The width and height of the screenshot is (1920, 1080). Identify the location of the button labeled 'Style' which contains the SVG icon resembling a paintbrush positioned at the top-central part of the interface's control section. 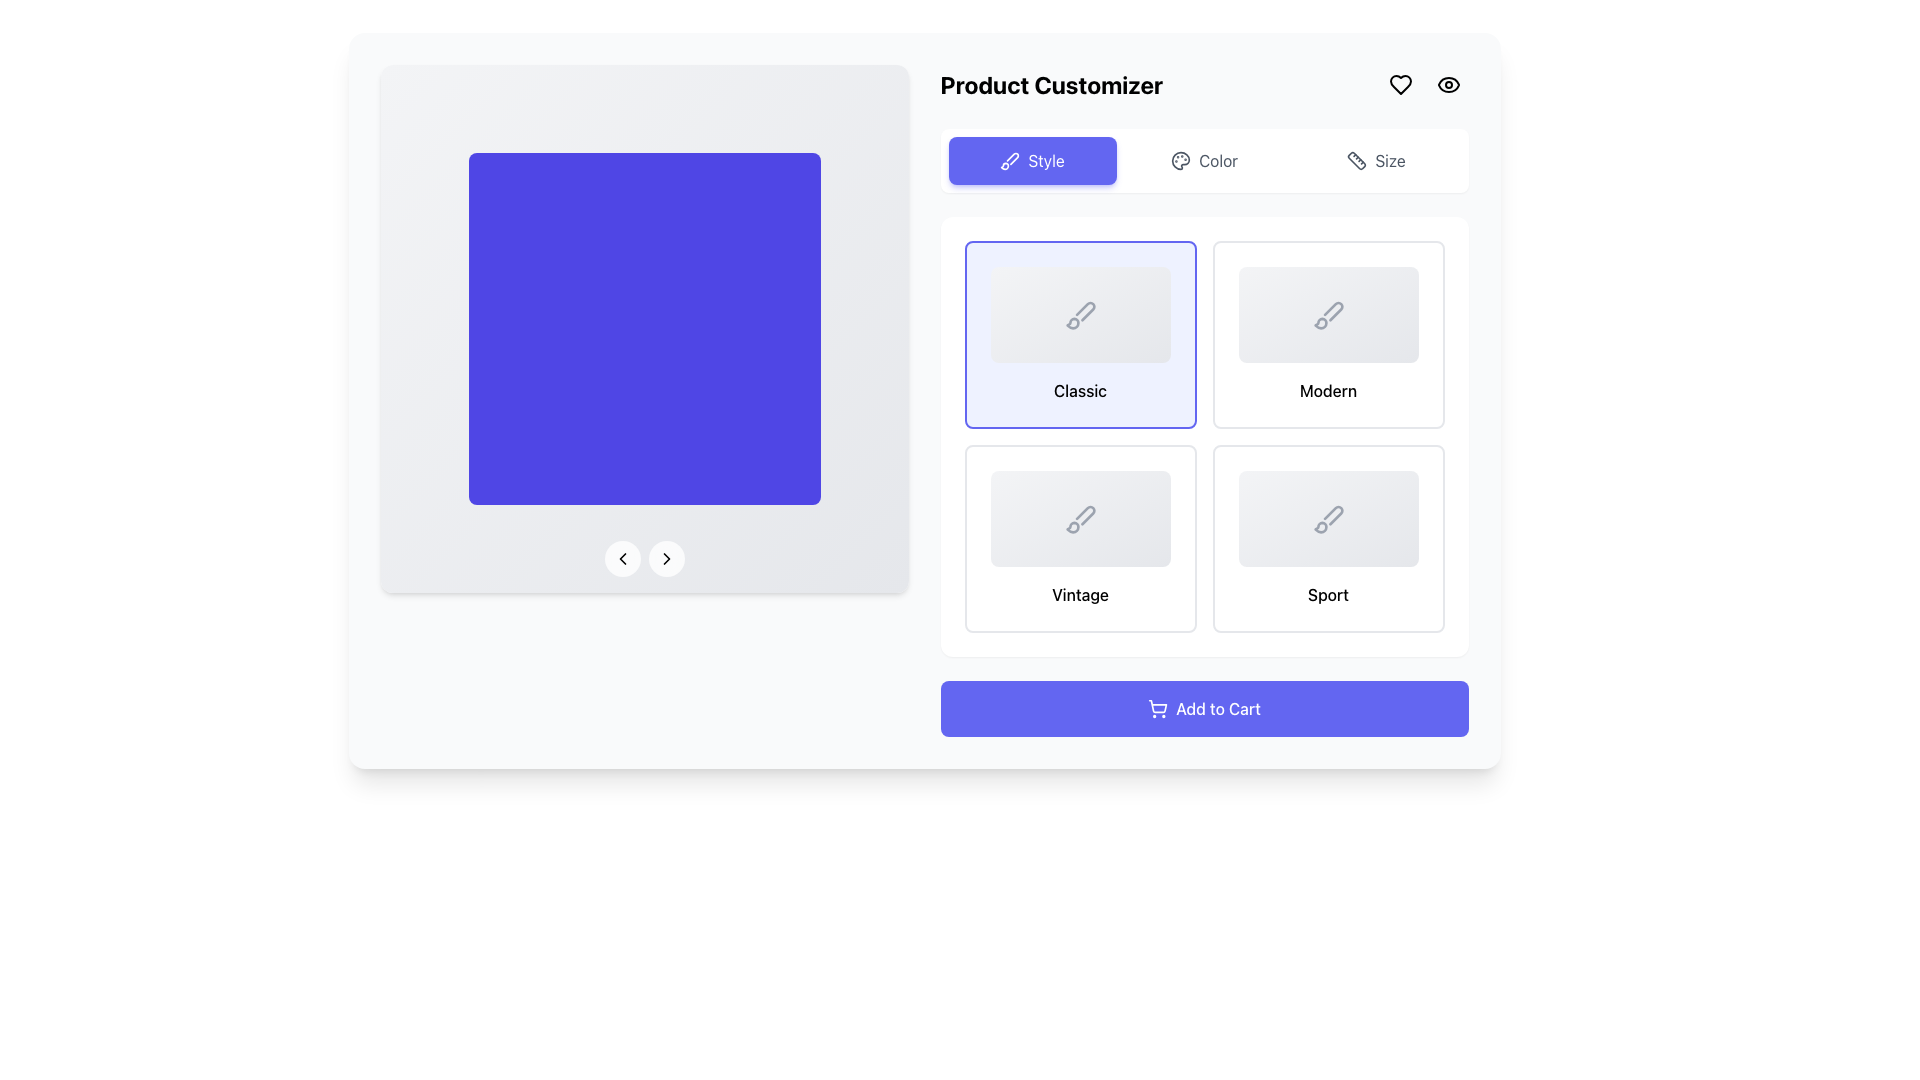
(1009, 160).